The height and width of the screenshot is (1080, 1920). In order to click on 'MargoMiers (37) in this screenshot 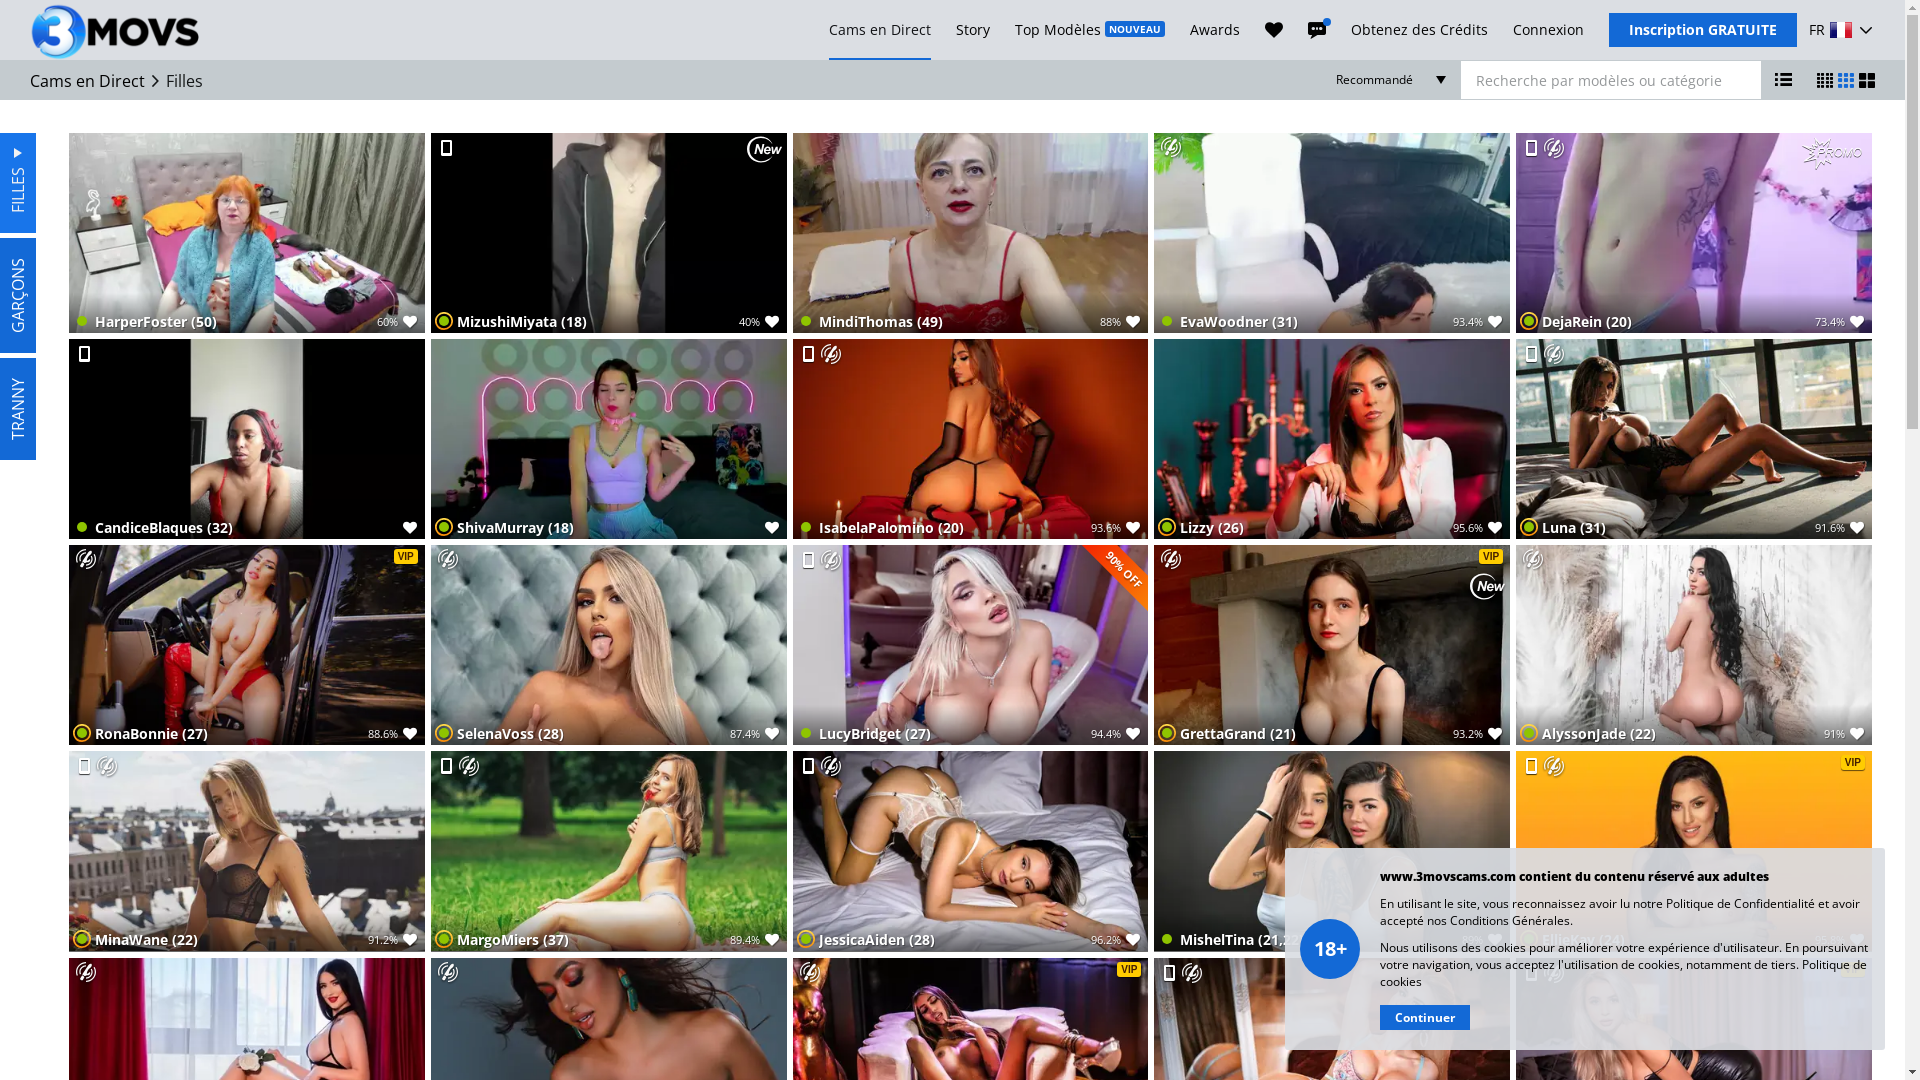, I will do `click(608, 851)`.